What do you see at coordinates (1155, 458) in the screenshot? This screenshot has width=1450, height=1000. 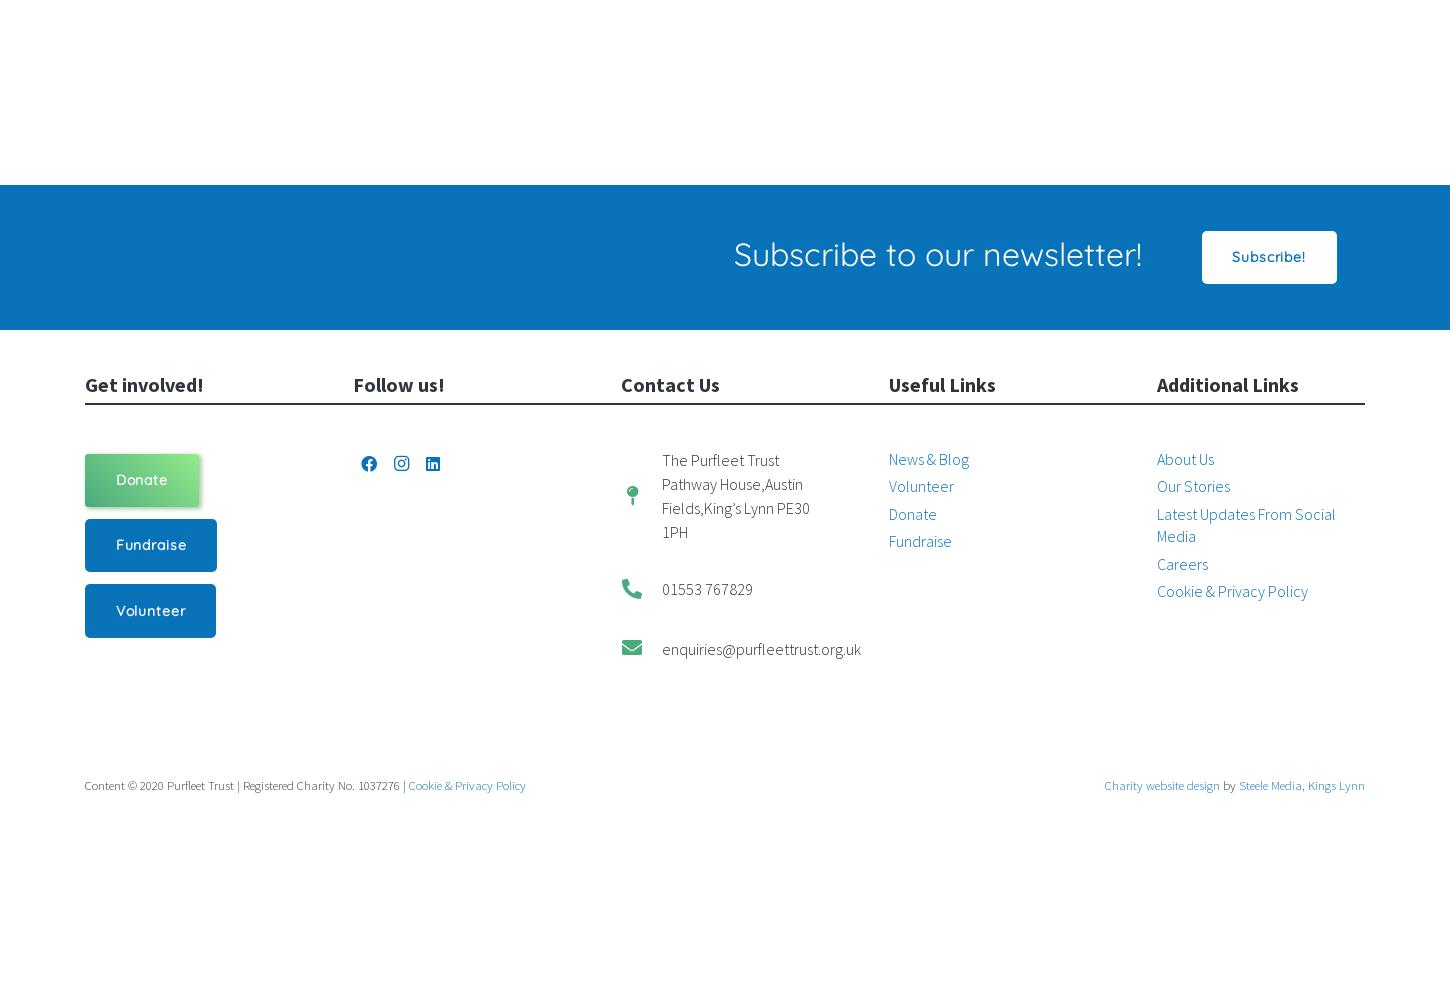 I see `'About Us'` at bounding box center [1155, 458].